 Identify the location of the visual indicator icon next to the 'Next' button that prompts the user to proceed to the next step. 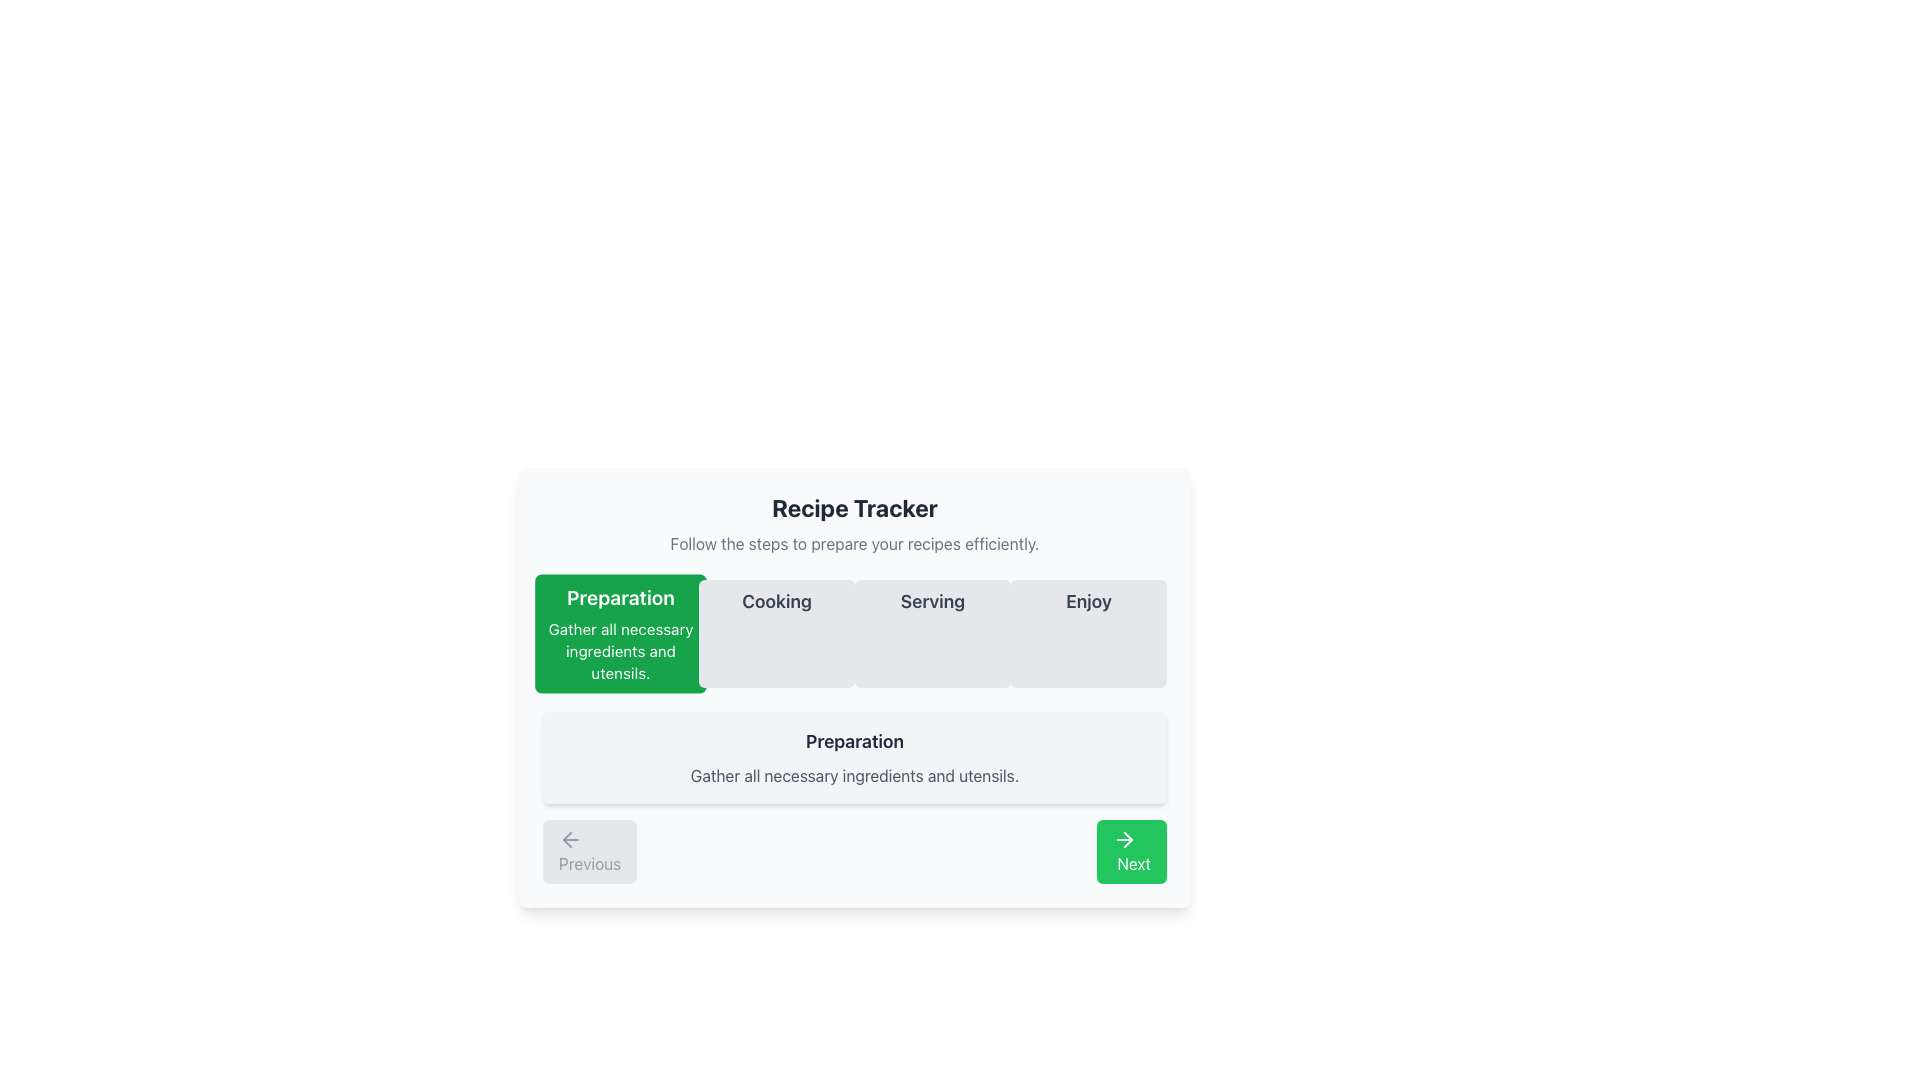
(1128, 840).